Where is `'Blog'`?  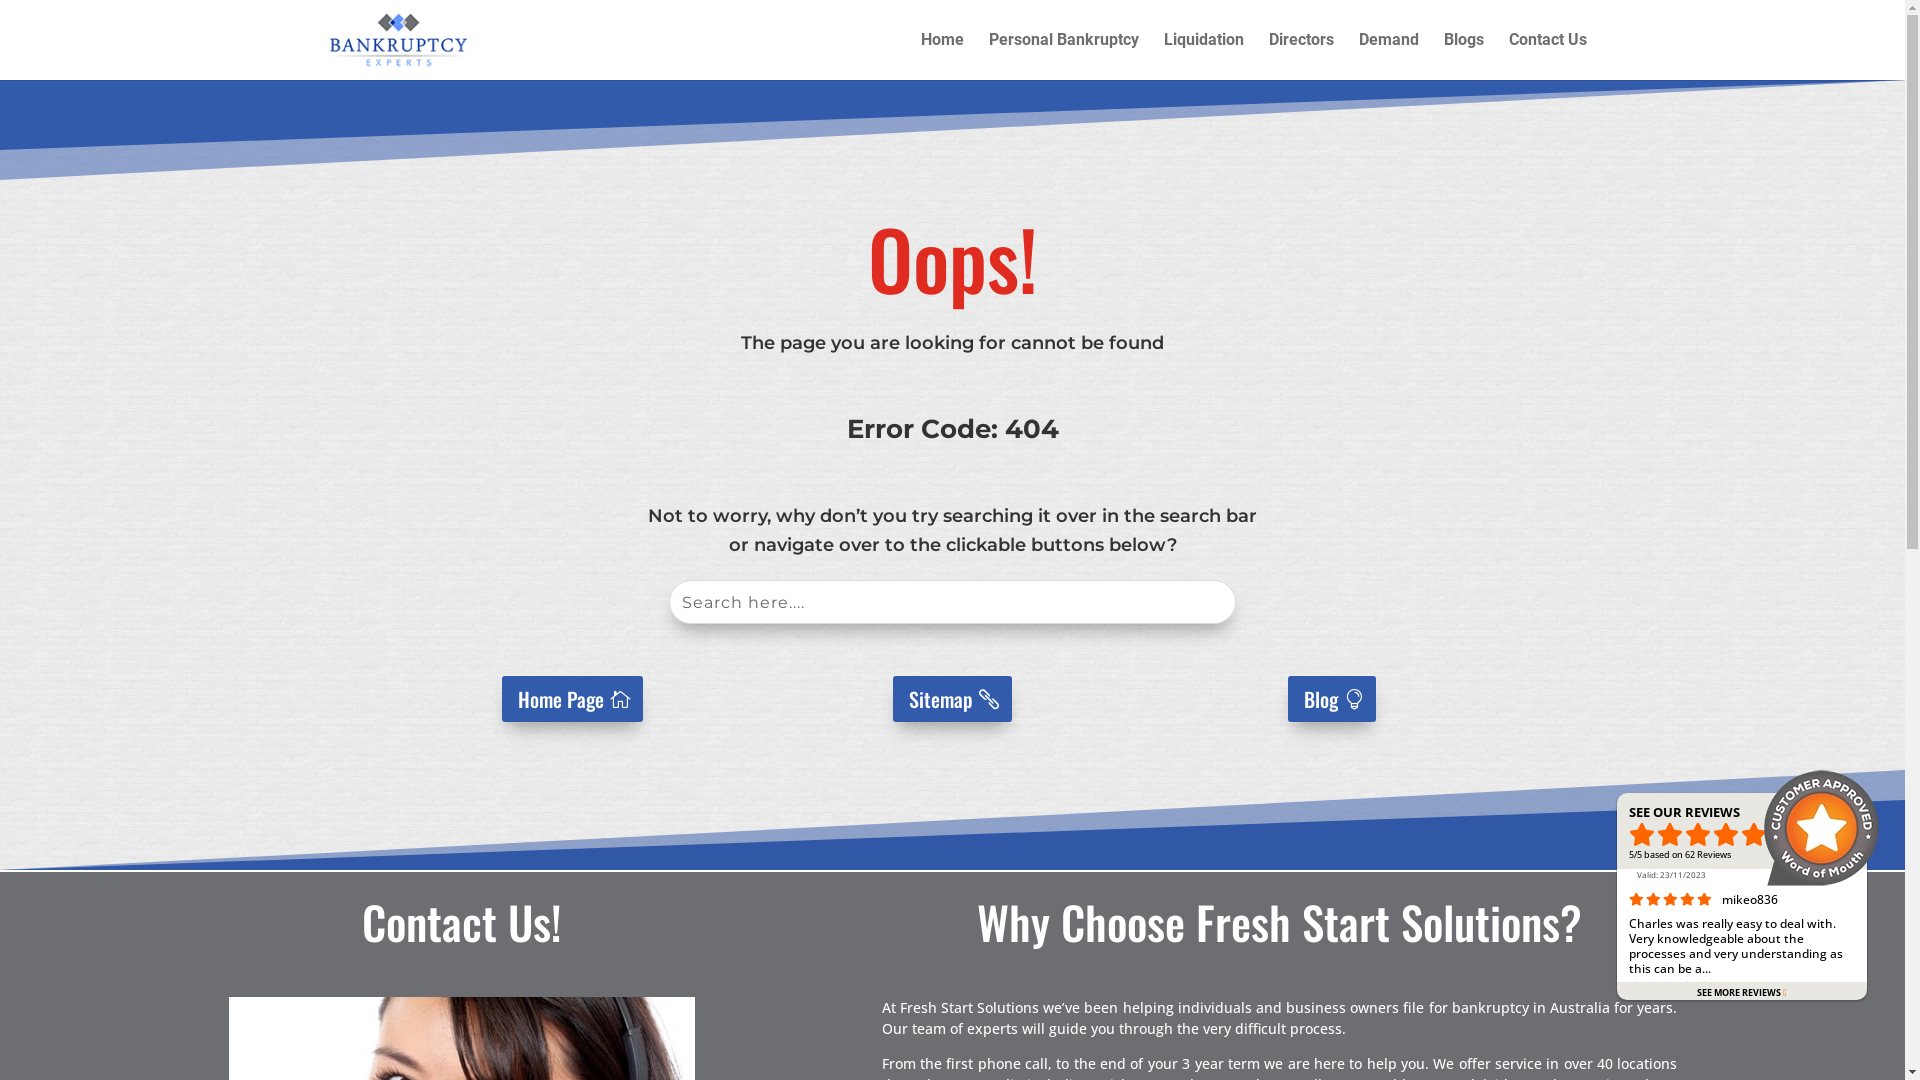 'Blog' is located at coordinates (1287, 697).